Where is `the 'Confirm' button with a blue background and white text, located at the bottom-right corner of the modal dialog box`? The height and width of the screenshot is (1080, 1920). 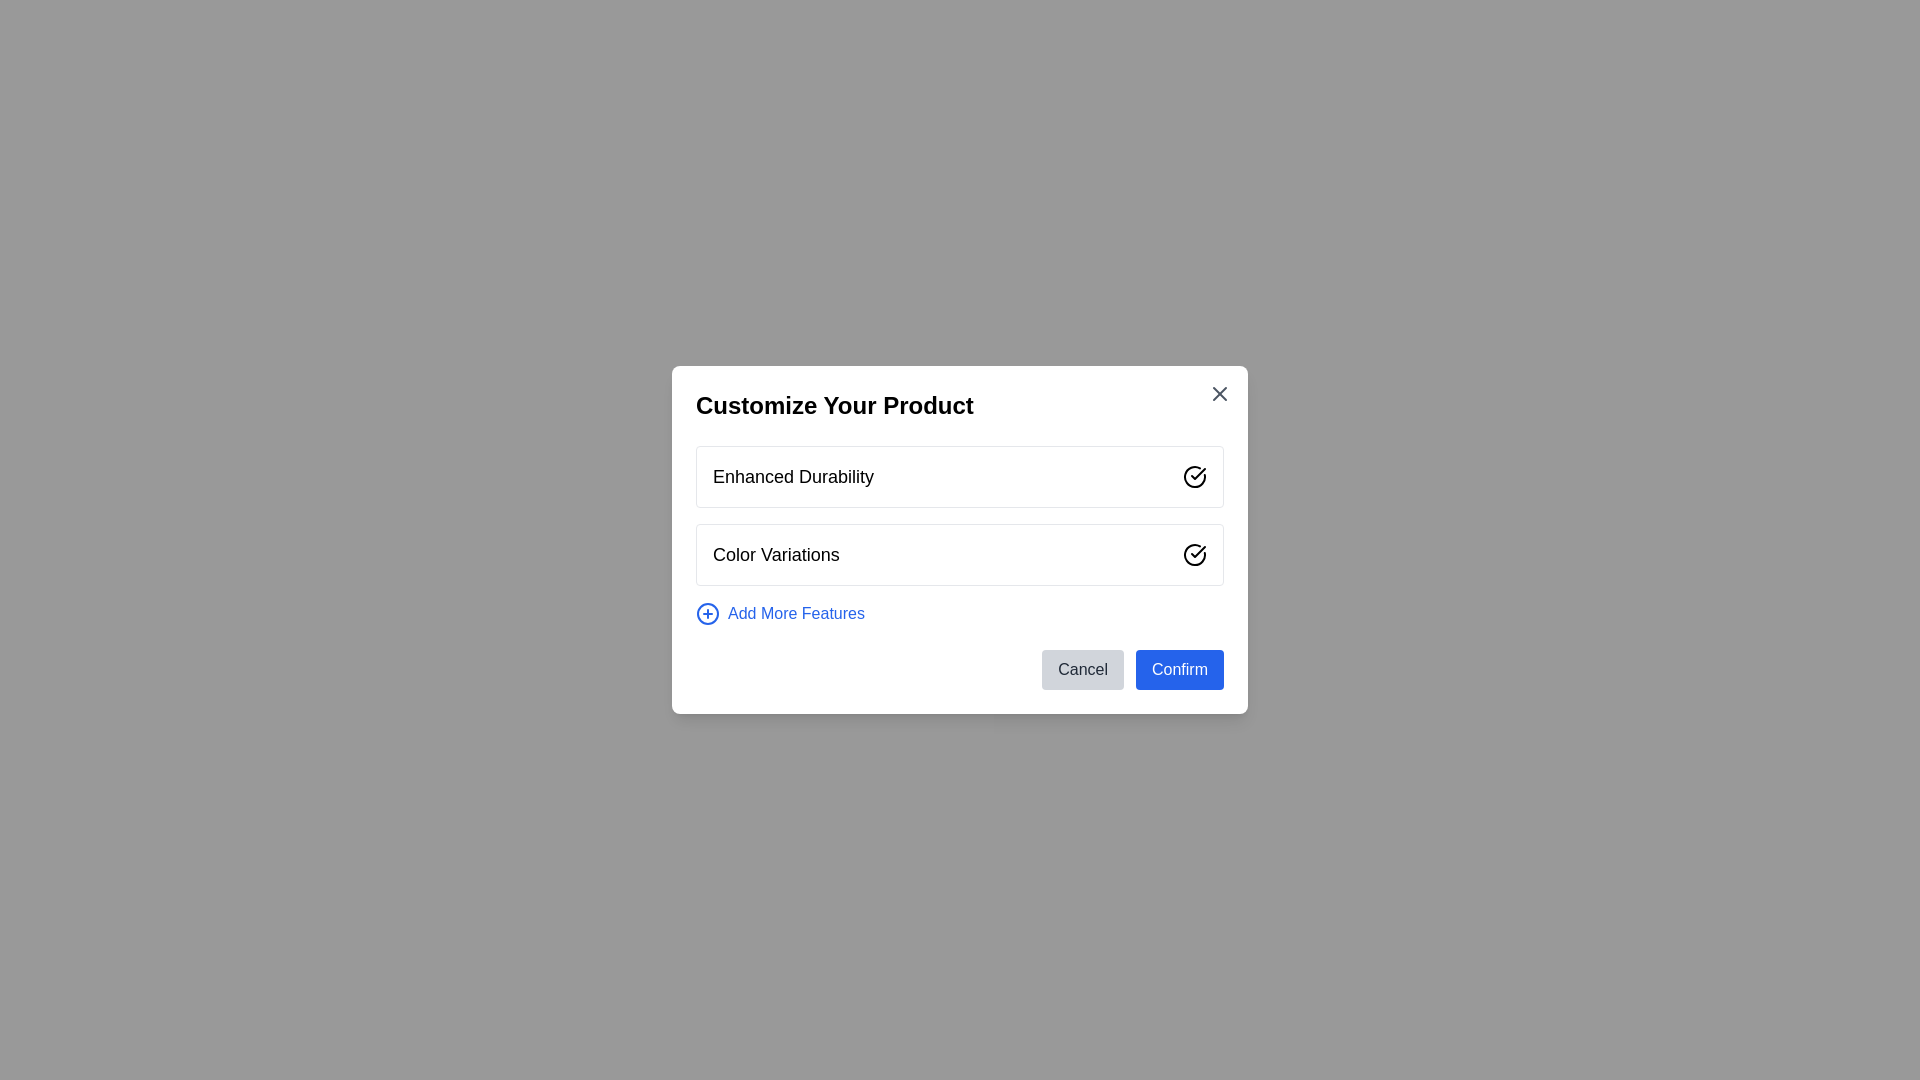
the 'Confirm' button with a blue background and white text, located at the bottom-right corner of the modal dialog box is located at coordinates (1180, 670).